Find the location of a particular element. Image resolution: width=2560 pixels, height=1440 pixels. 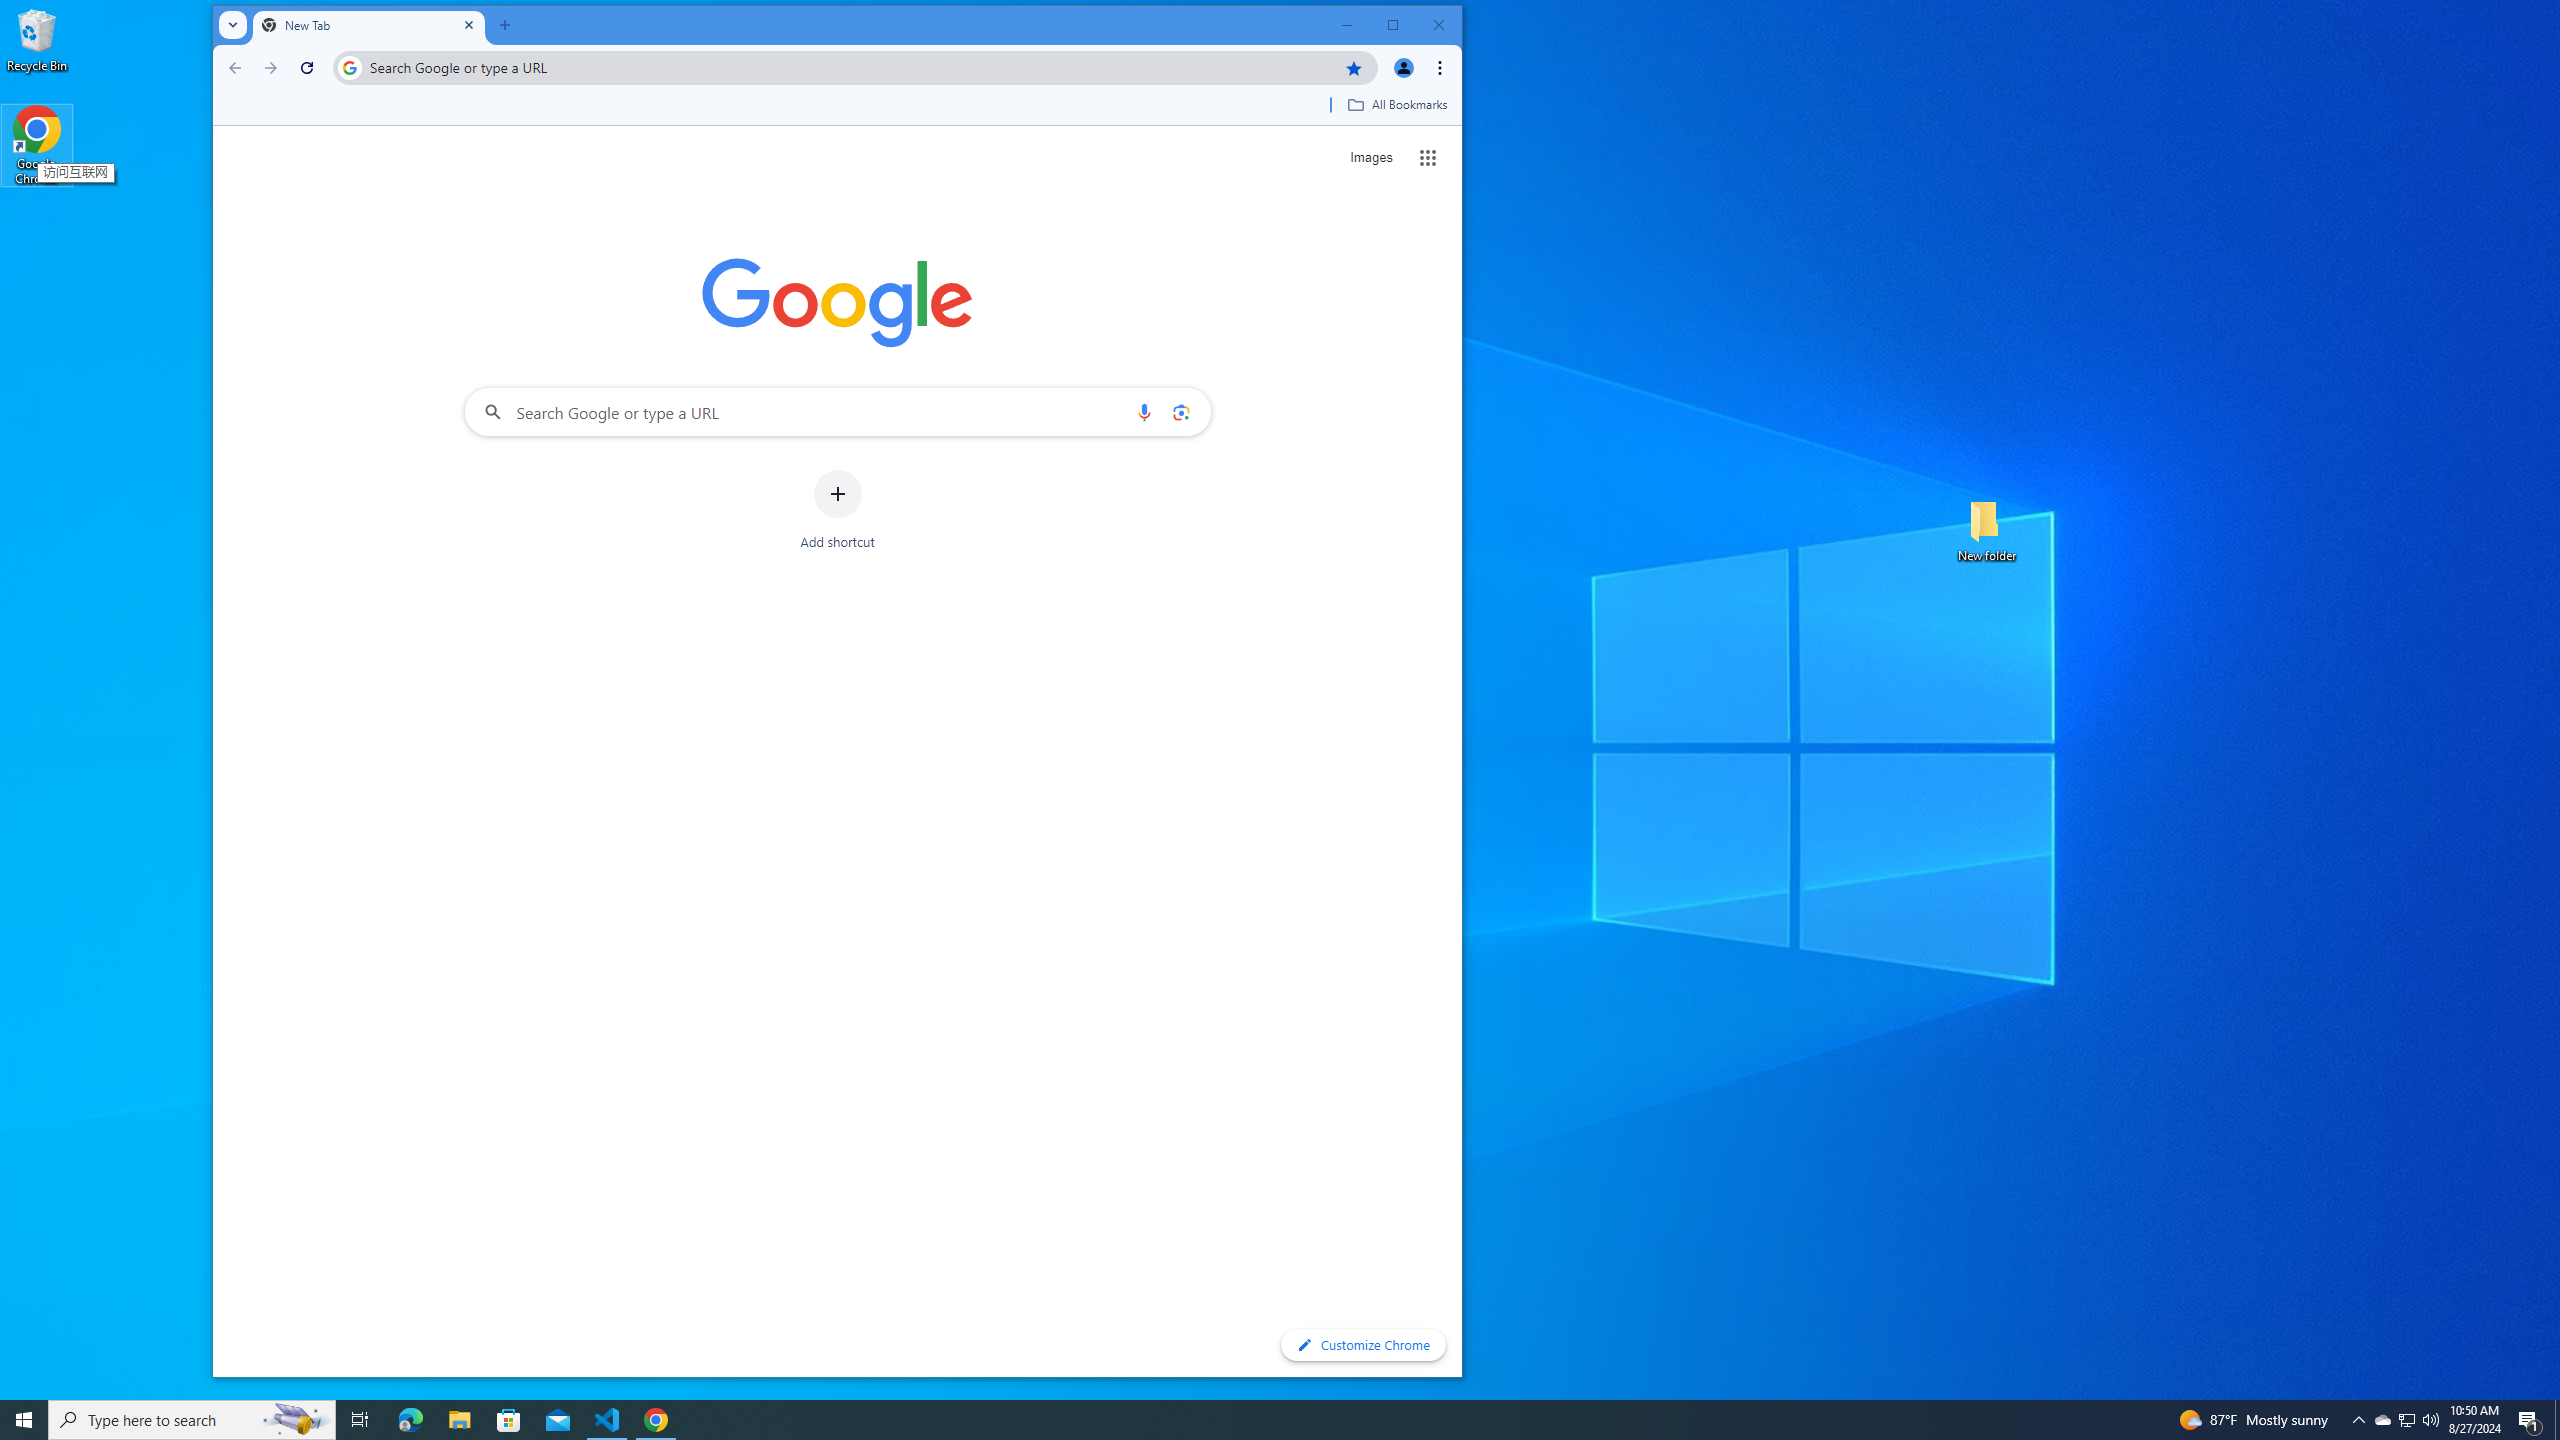

'Recycle Bin' is located at coordinates (36, 38).